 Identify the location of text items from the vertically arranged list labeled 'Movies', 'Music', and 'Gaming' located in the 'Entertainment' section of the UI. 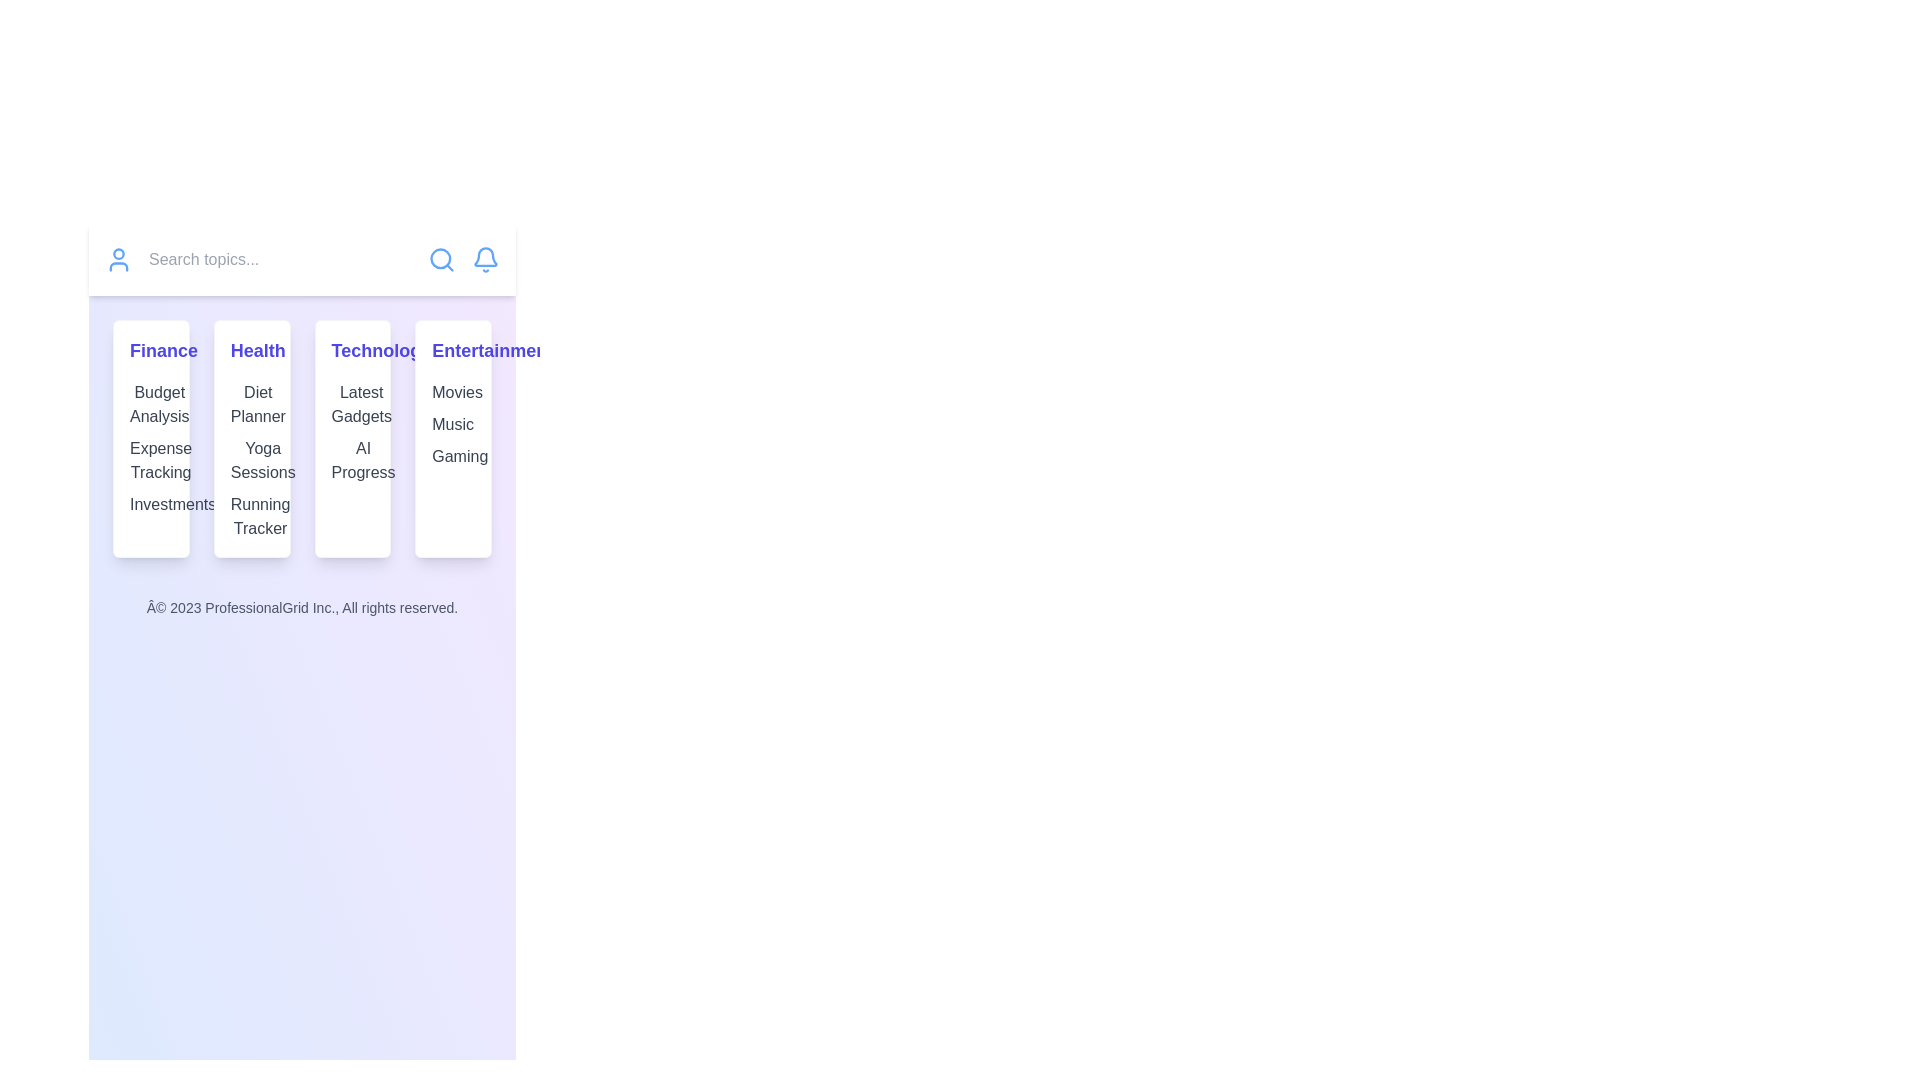
(452, 423).